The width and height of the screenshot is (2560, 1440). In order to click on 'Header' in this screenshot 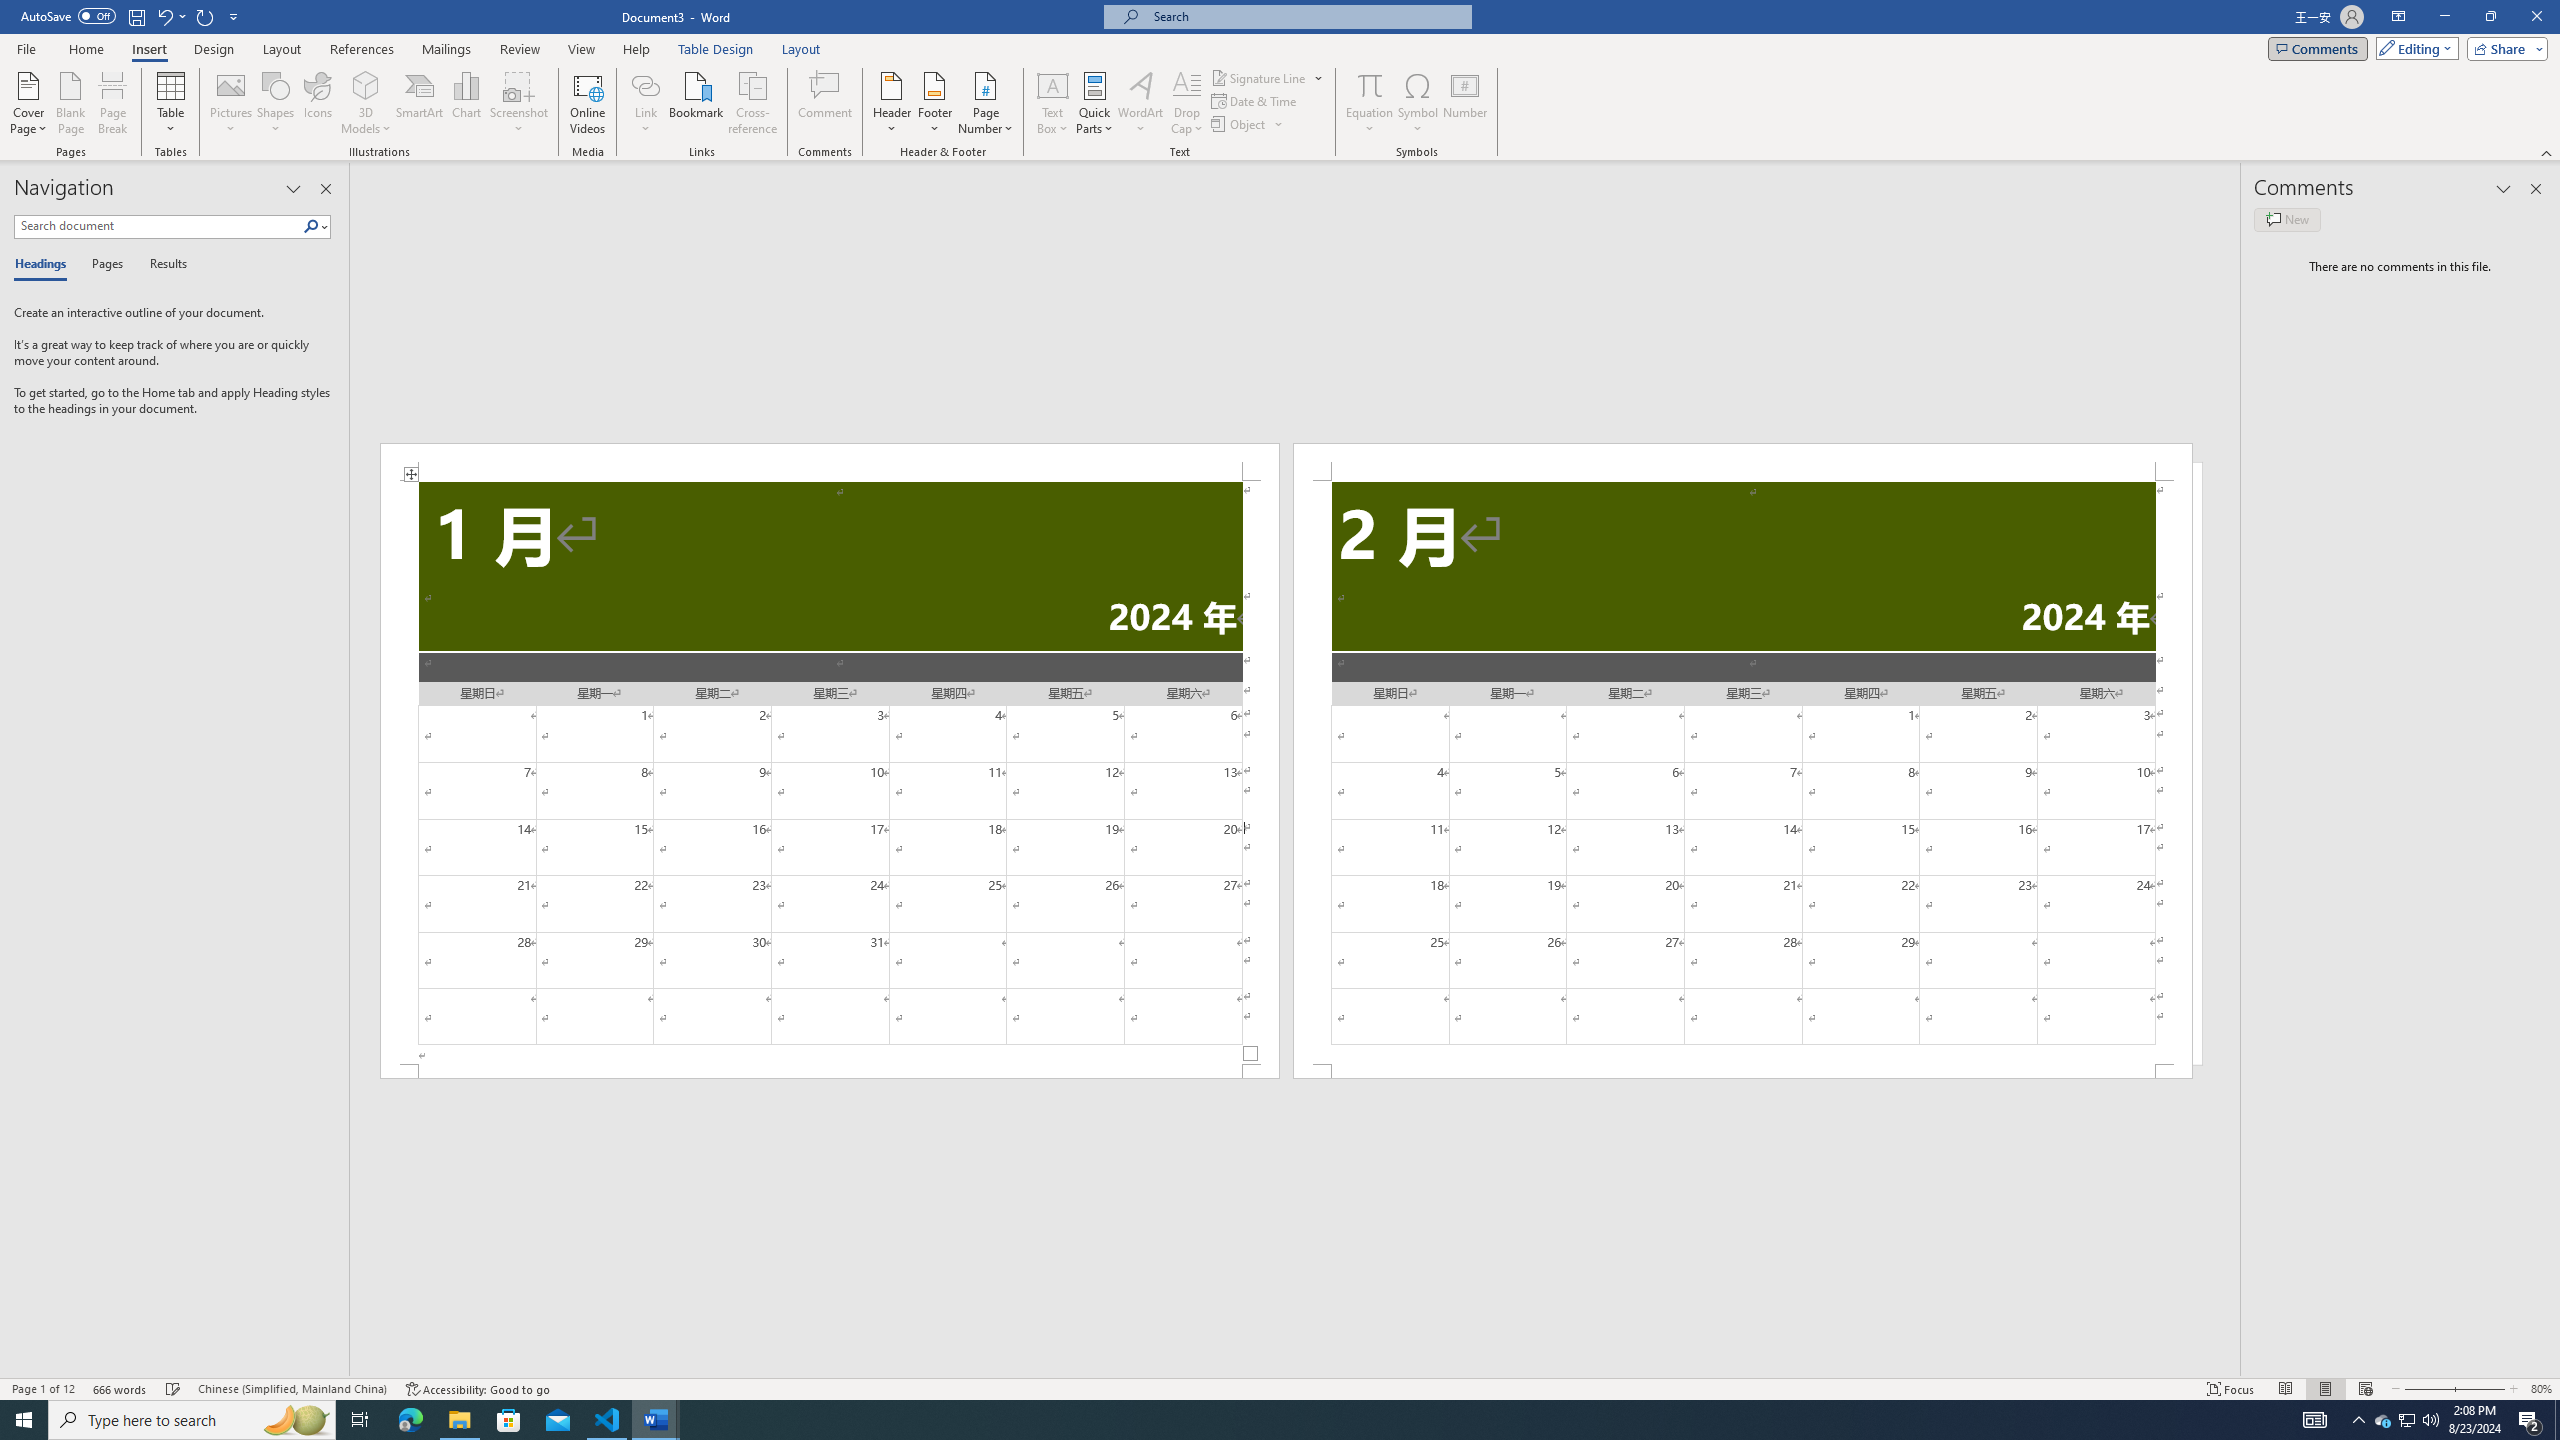, I will do `click(892, 103)`.